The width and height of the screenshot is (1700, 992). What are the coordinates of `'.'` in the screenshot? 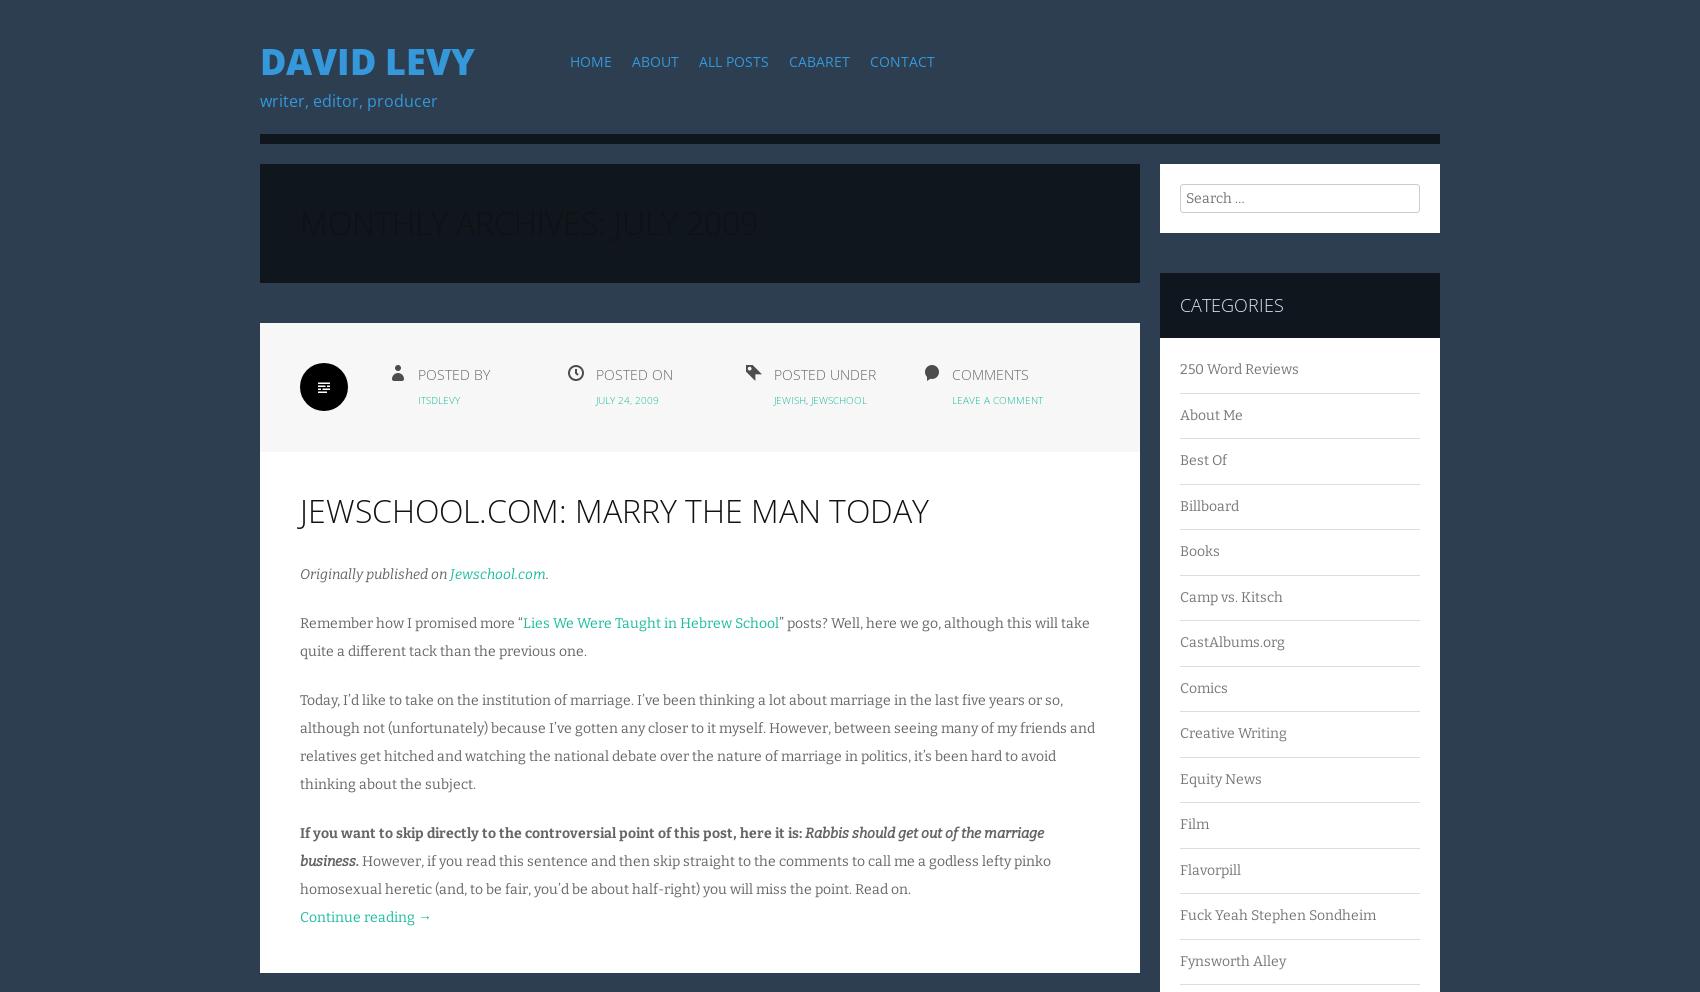 It's located at (546, 573).